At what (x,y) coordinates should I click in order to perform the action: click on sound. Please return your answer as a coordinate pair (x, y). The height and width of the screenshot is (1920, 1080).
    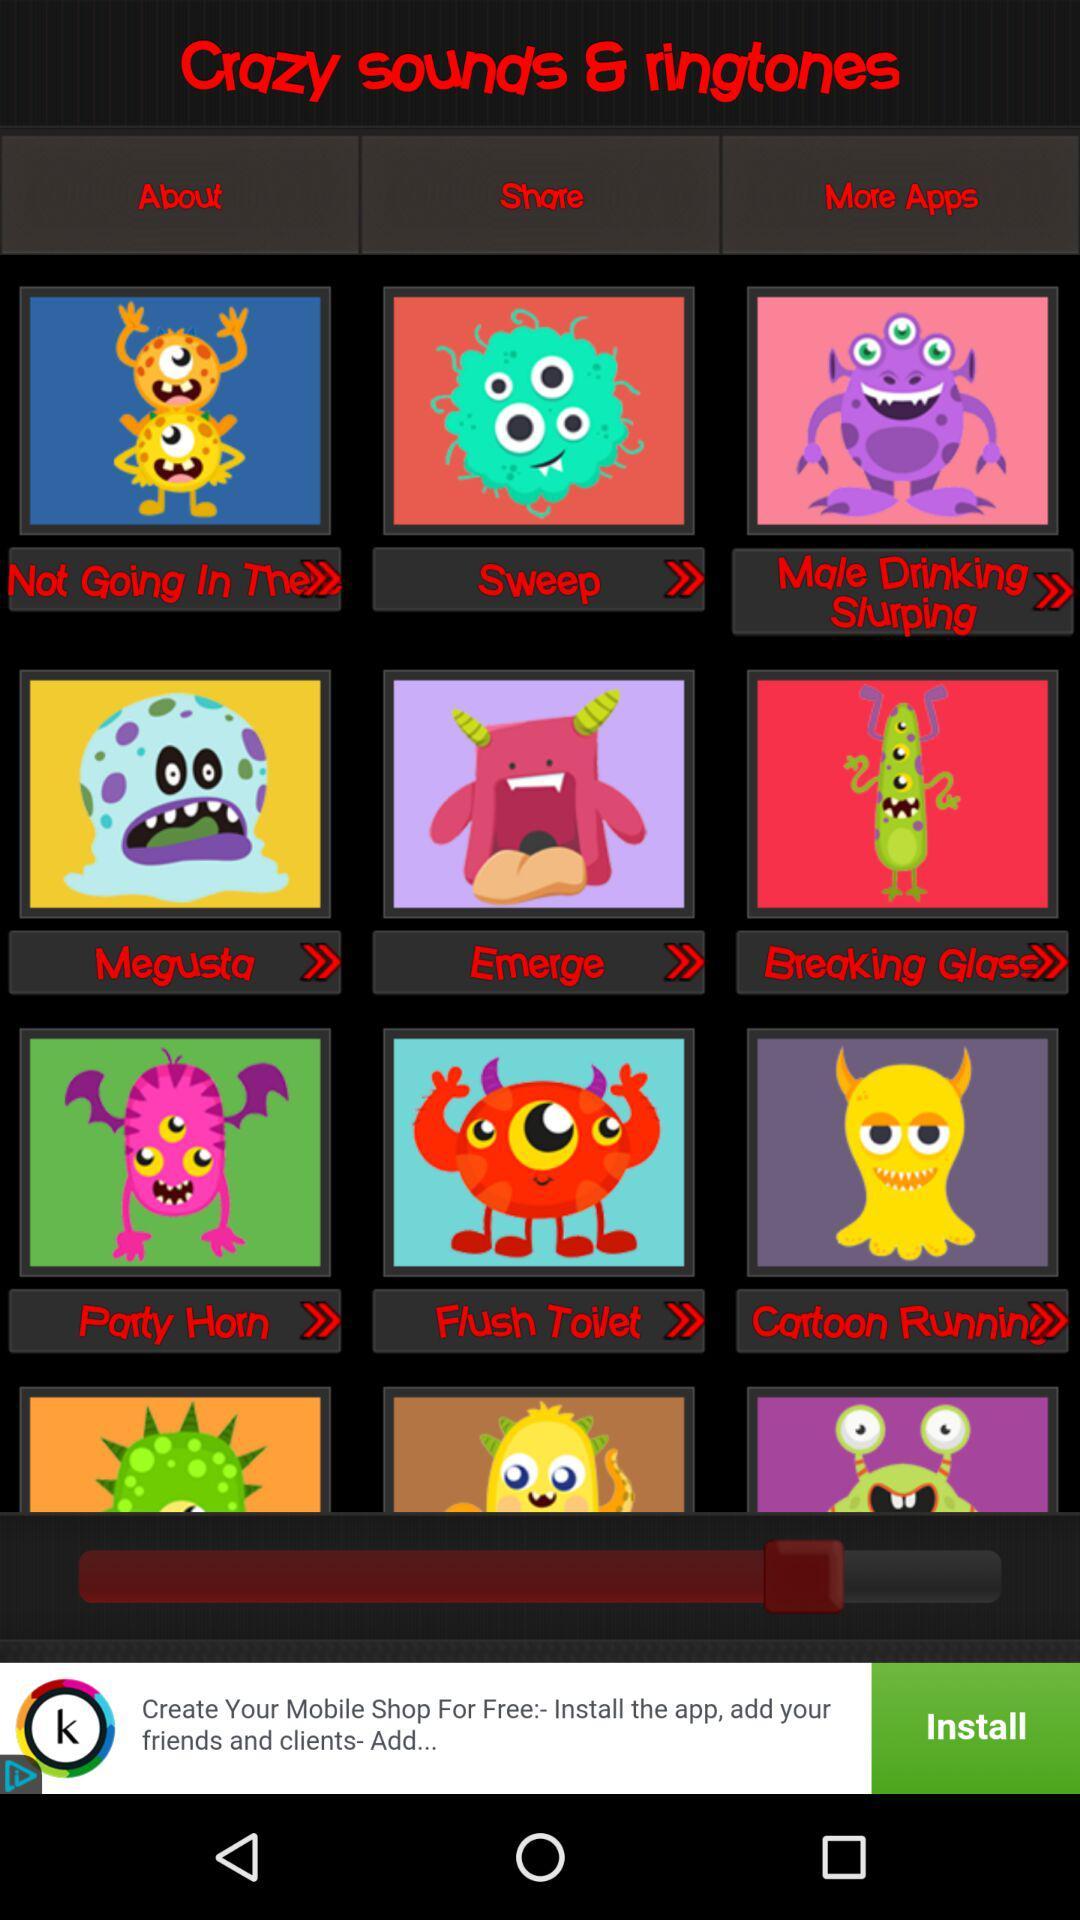
    Looking at the image, I should click on (682, 1320).